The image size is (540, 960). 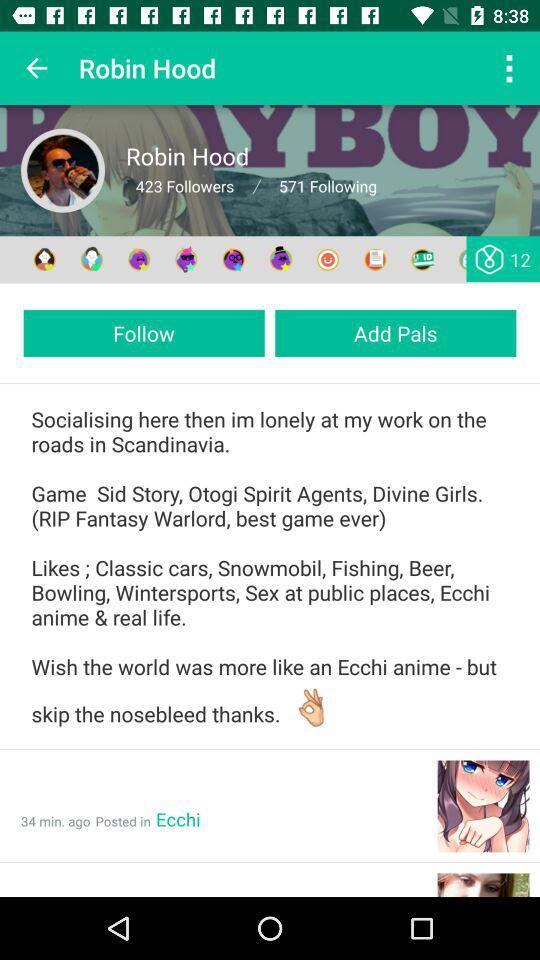 I want to click on the item to the left of add pals, so click(x=143, y=333).